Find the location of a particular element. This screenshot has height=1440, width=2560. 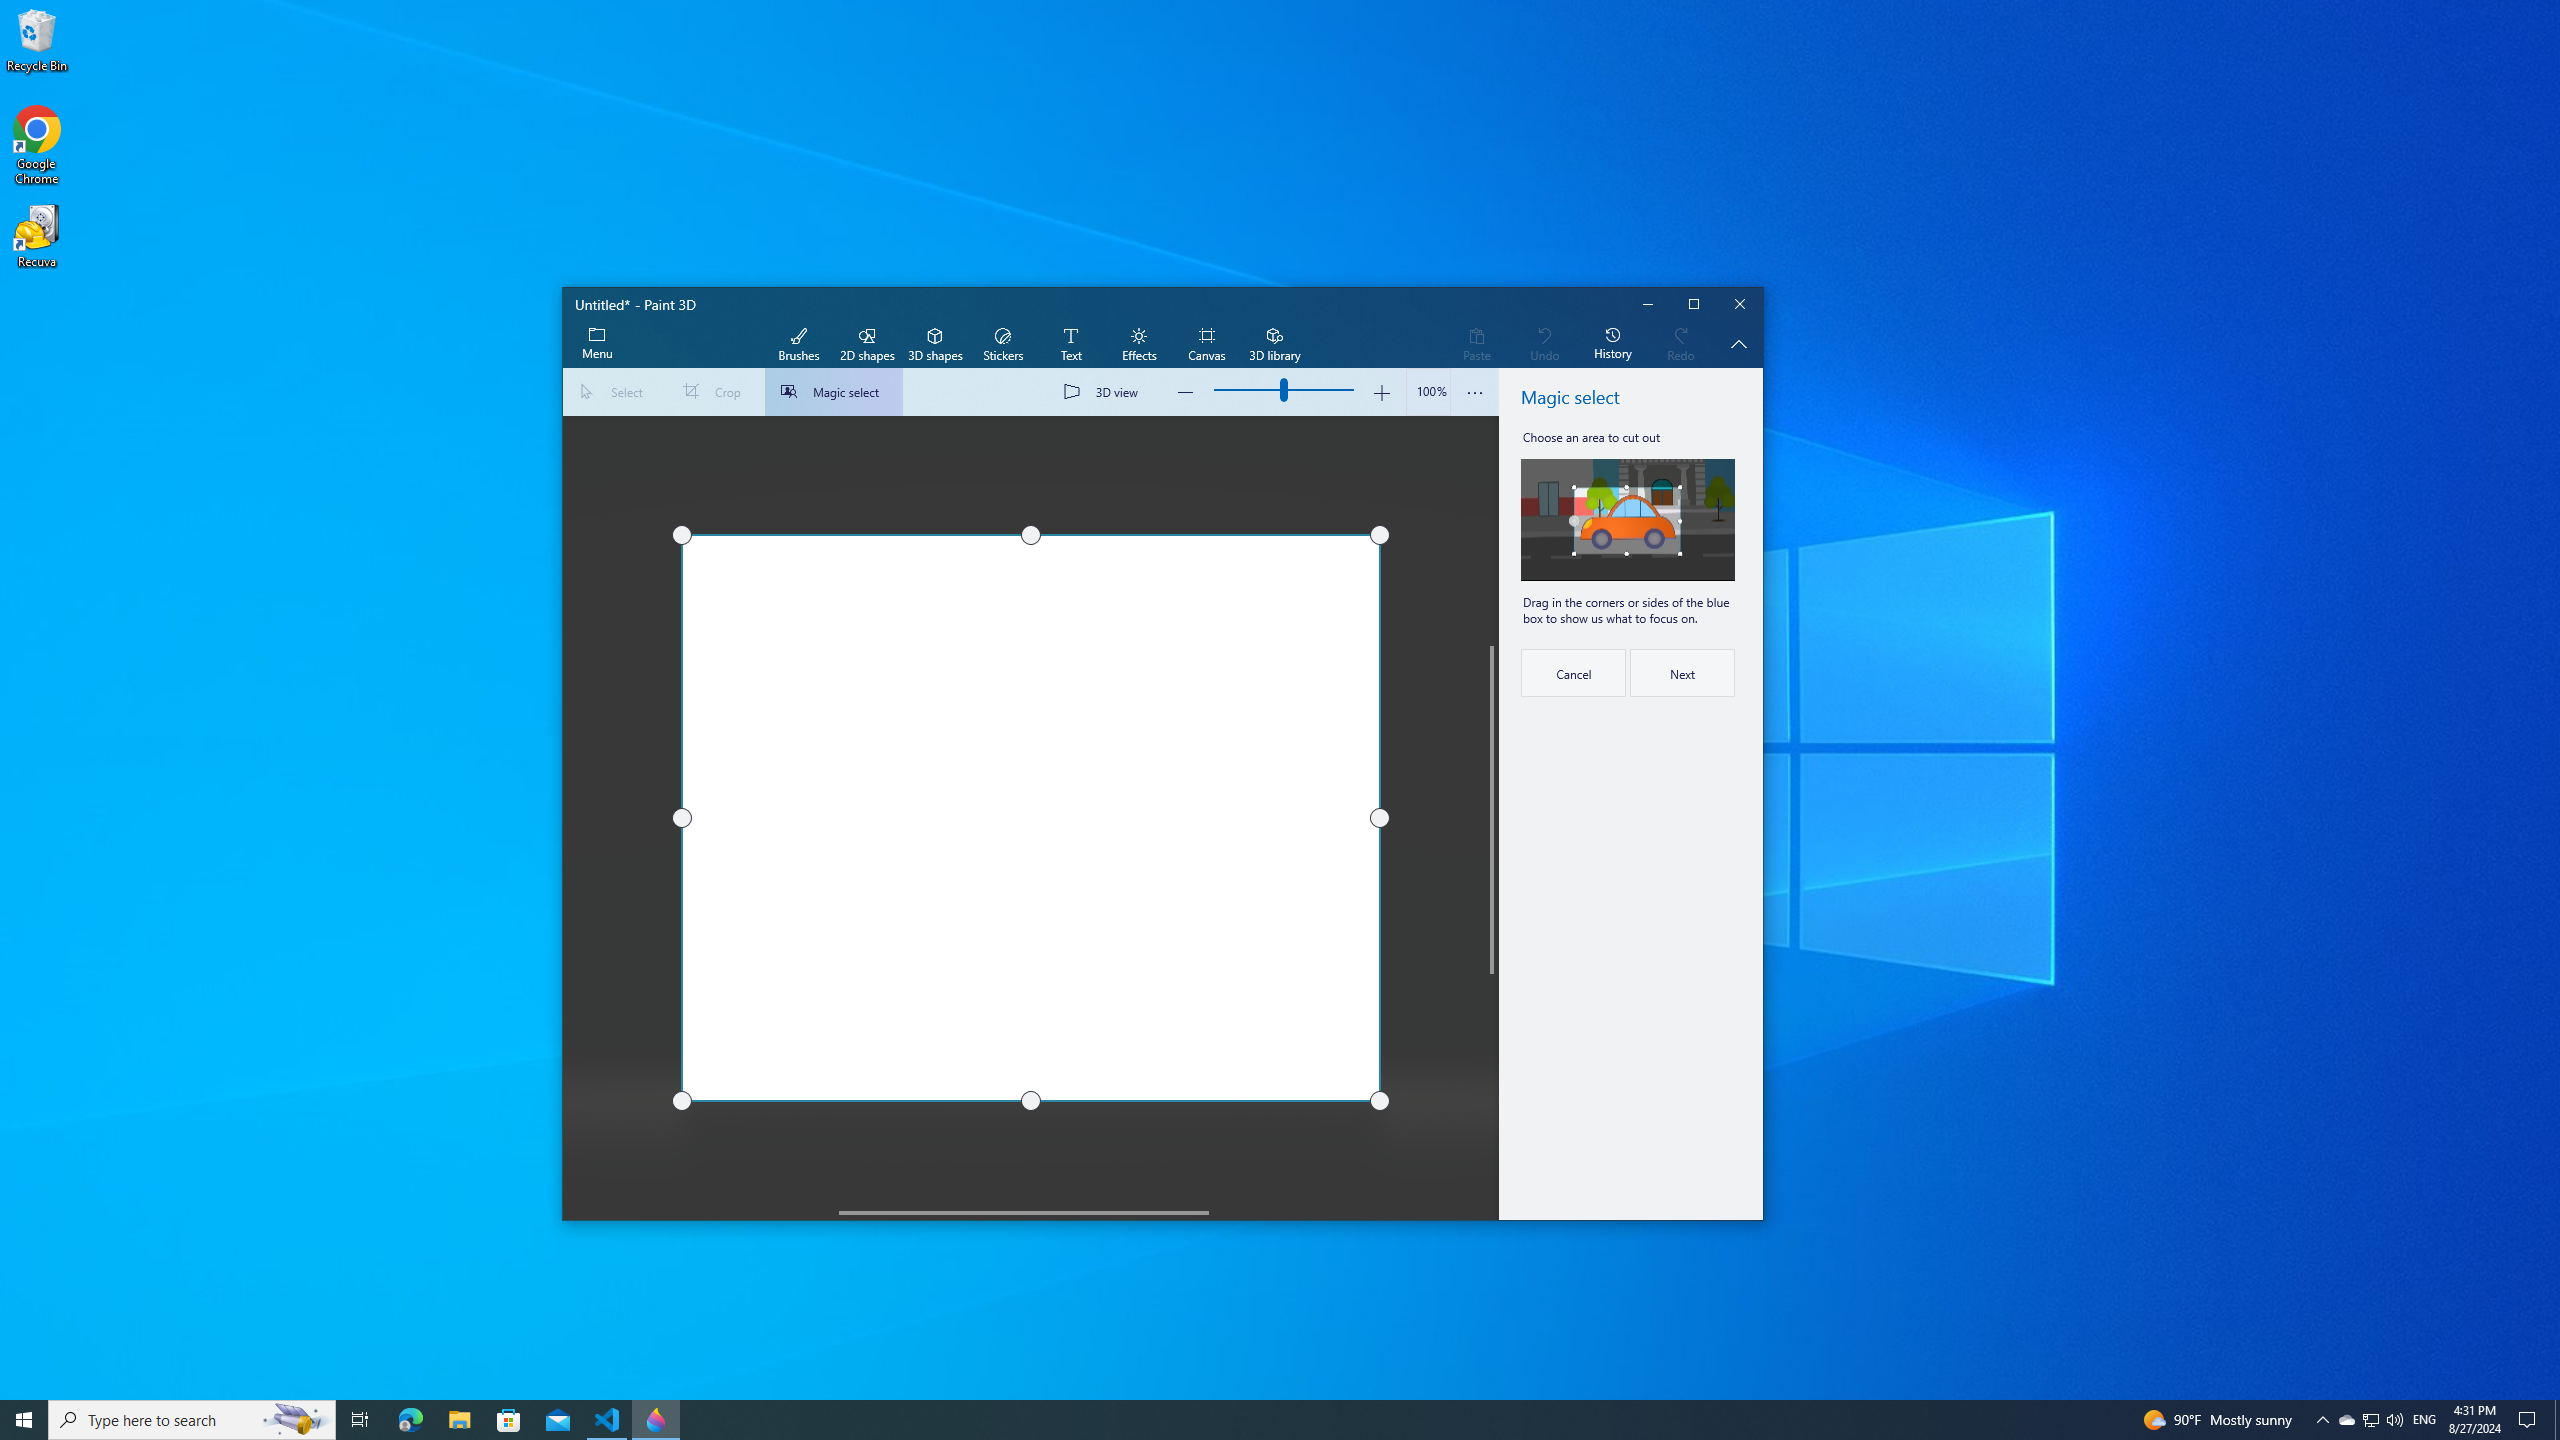

'Select' is located at coordinates (615, 391).